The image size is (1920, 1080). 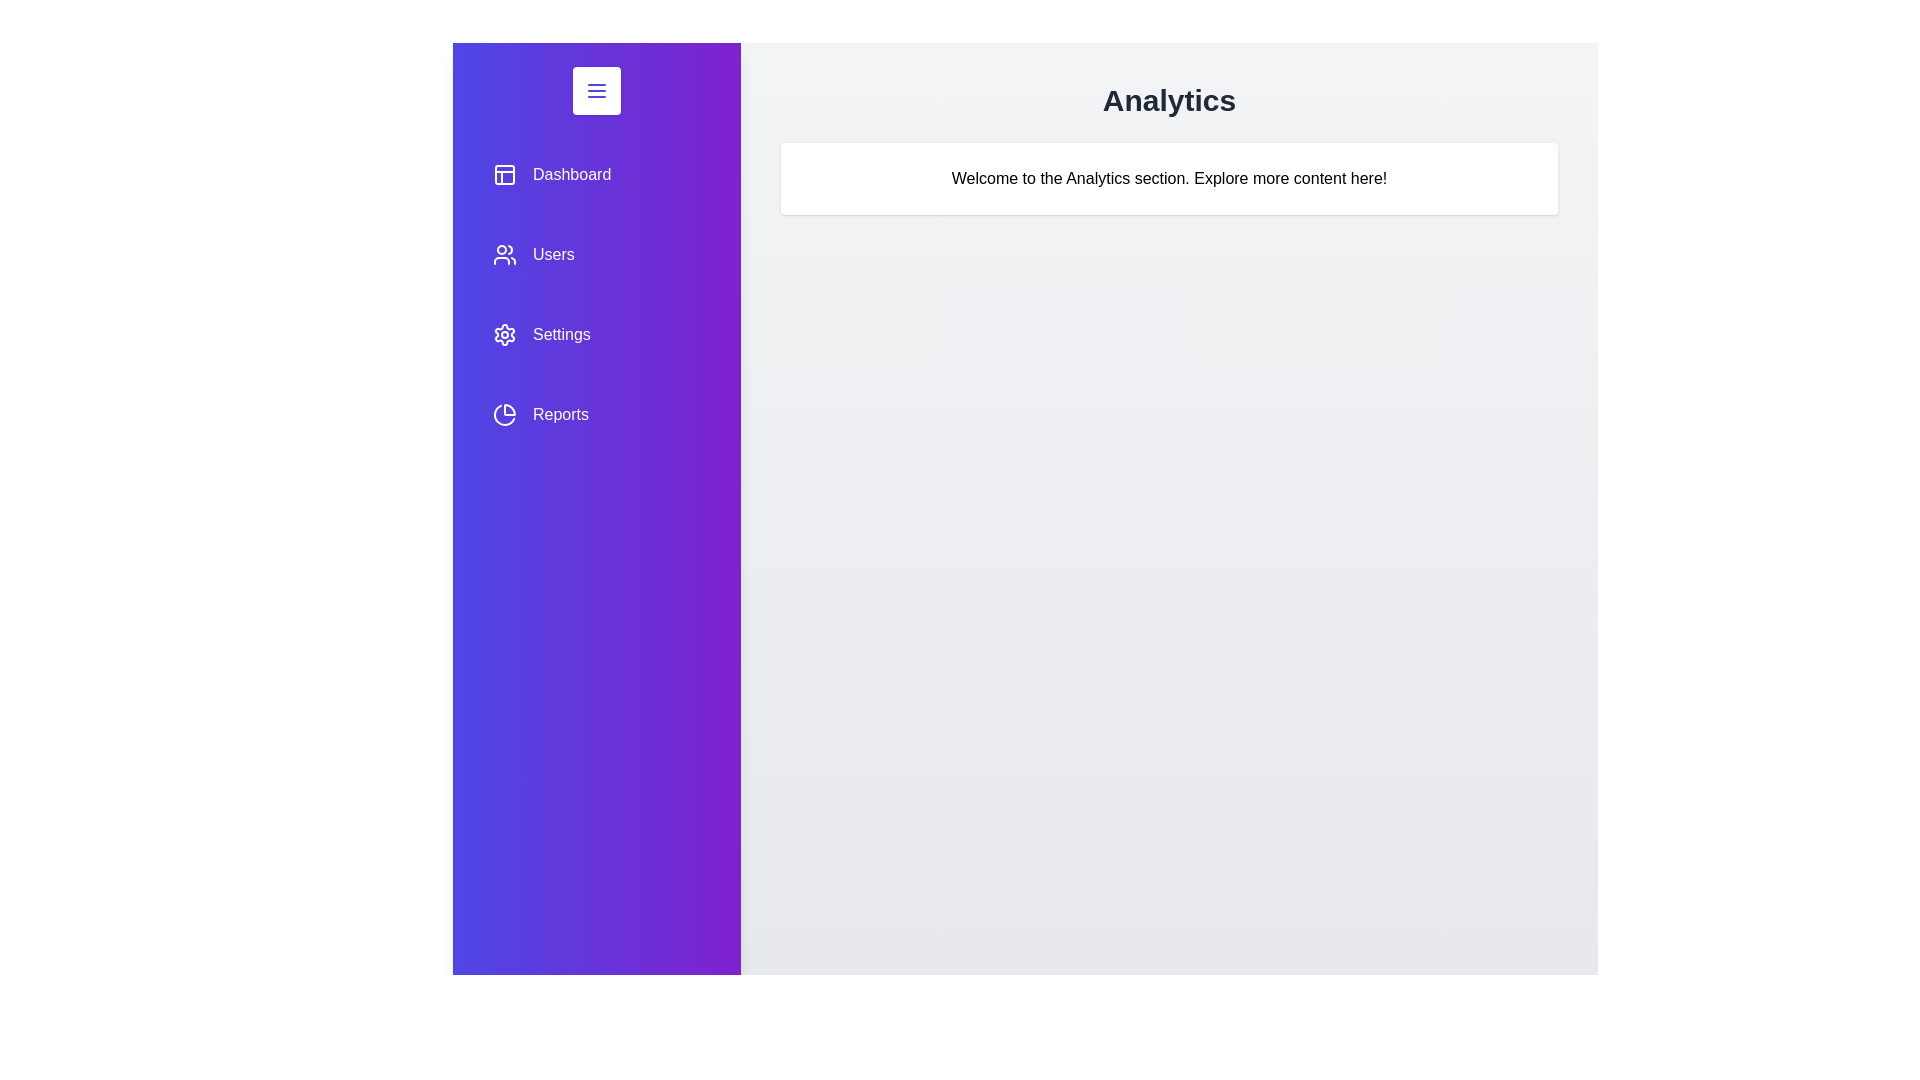 I want to click on the menu item Users to preview its interaction, so click(x=595, y=253).